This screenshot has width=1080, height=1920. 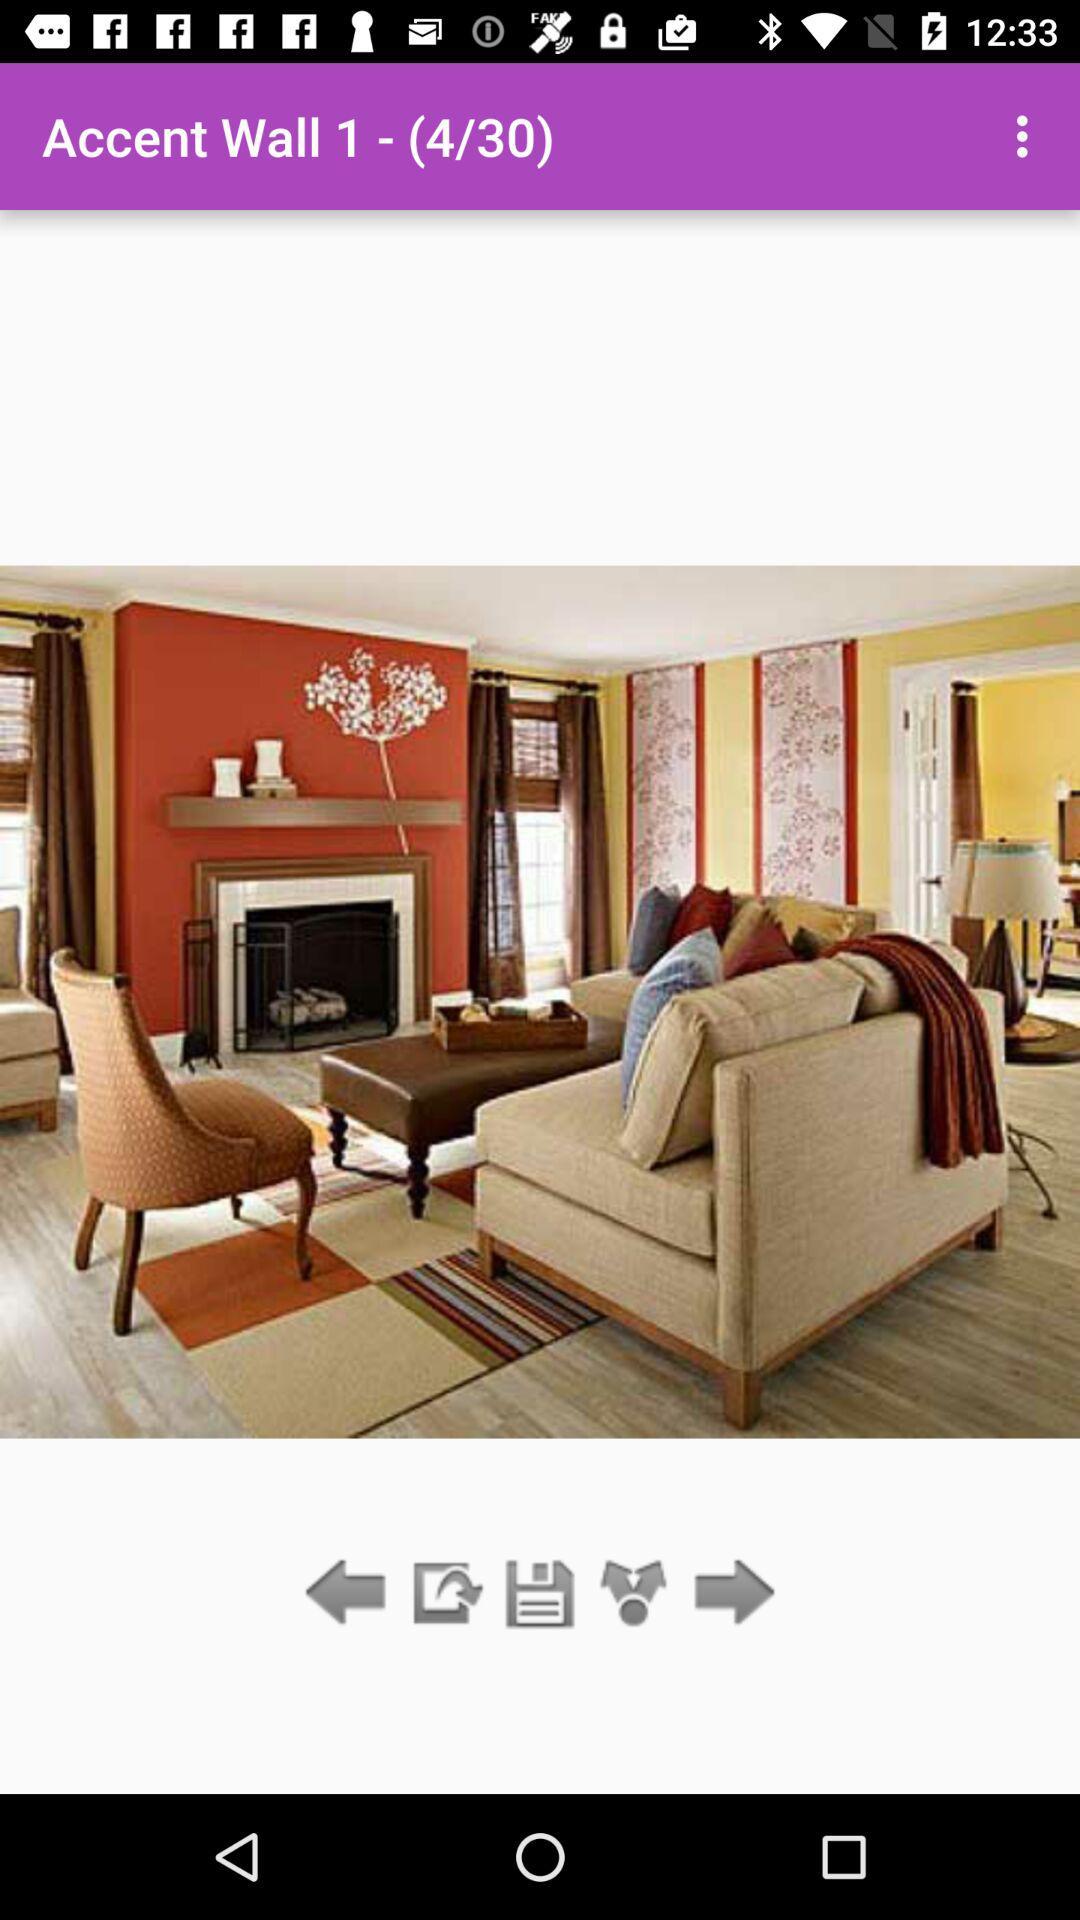 I want to click on information, so click(x=444, y=1593).